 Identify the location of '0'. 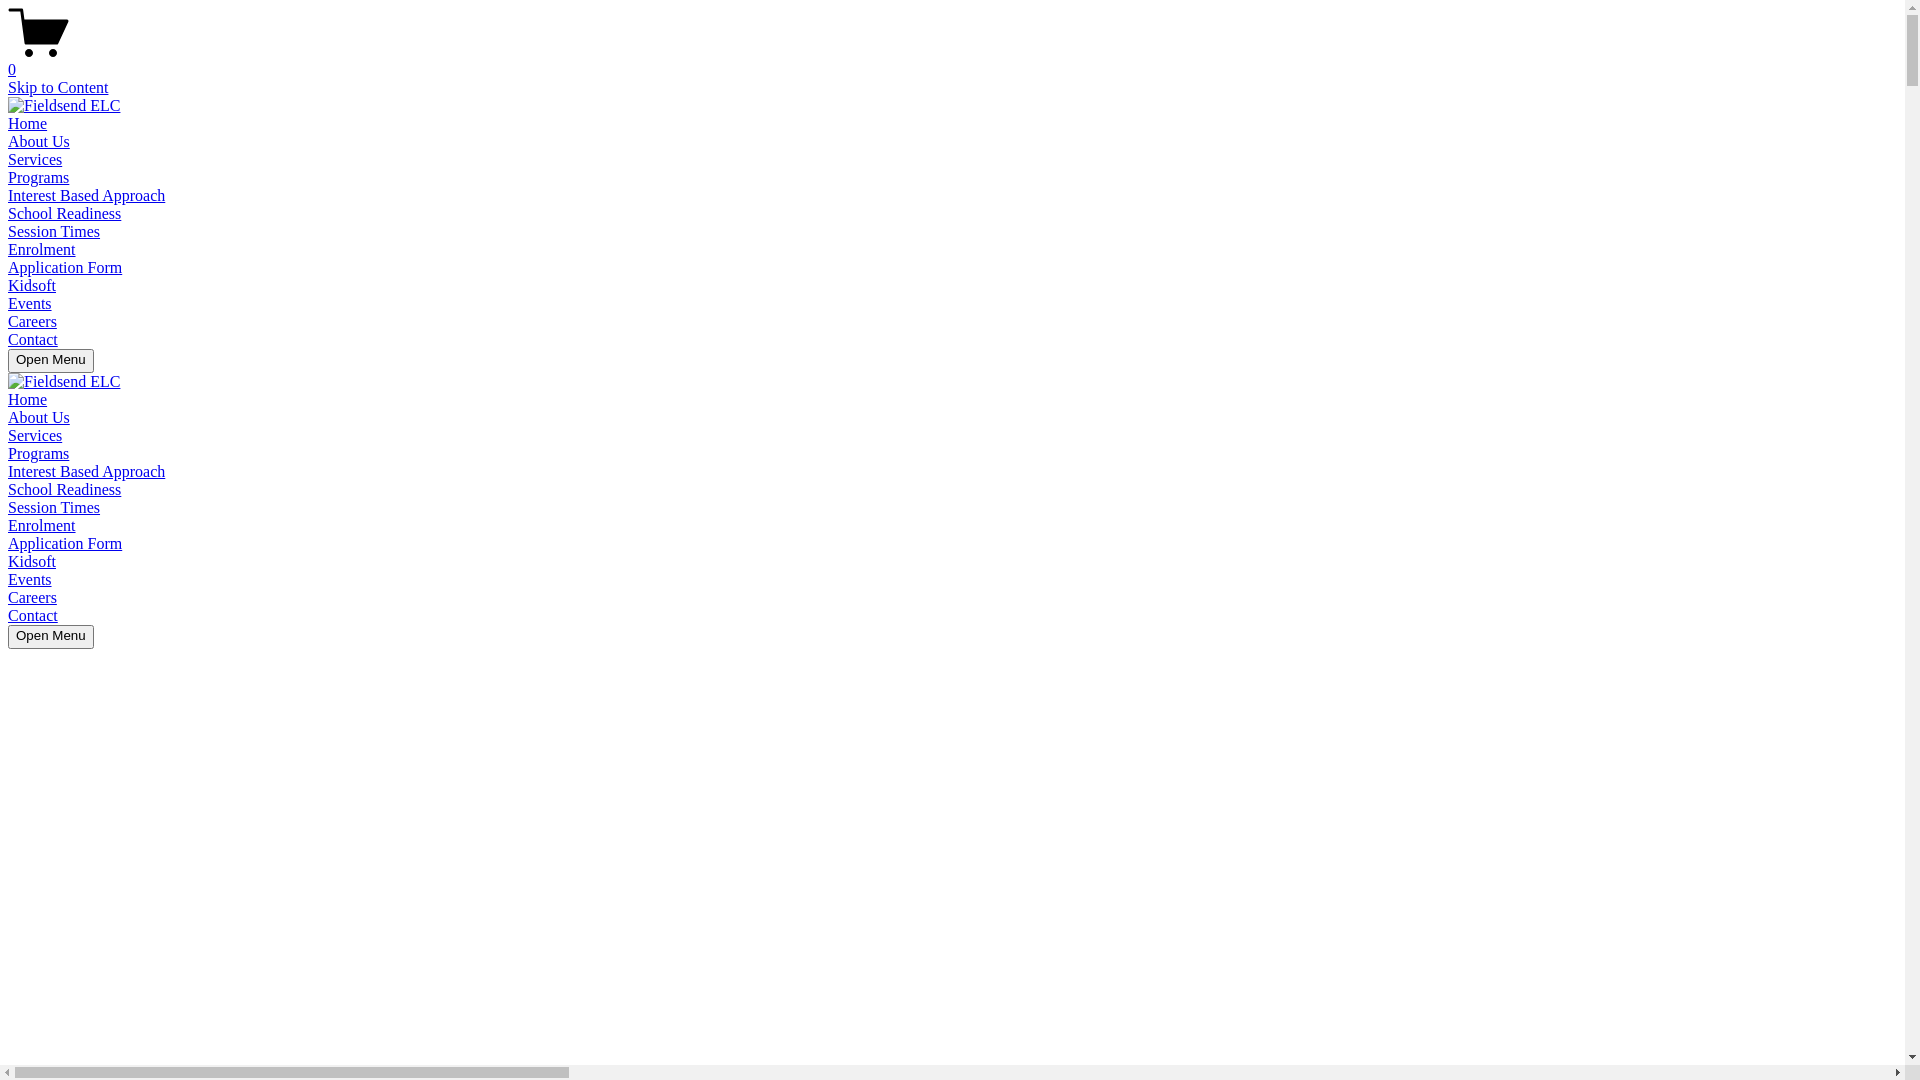
(8, 60).